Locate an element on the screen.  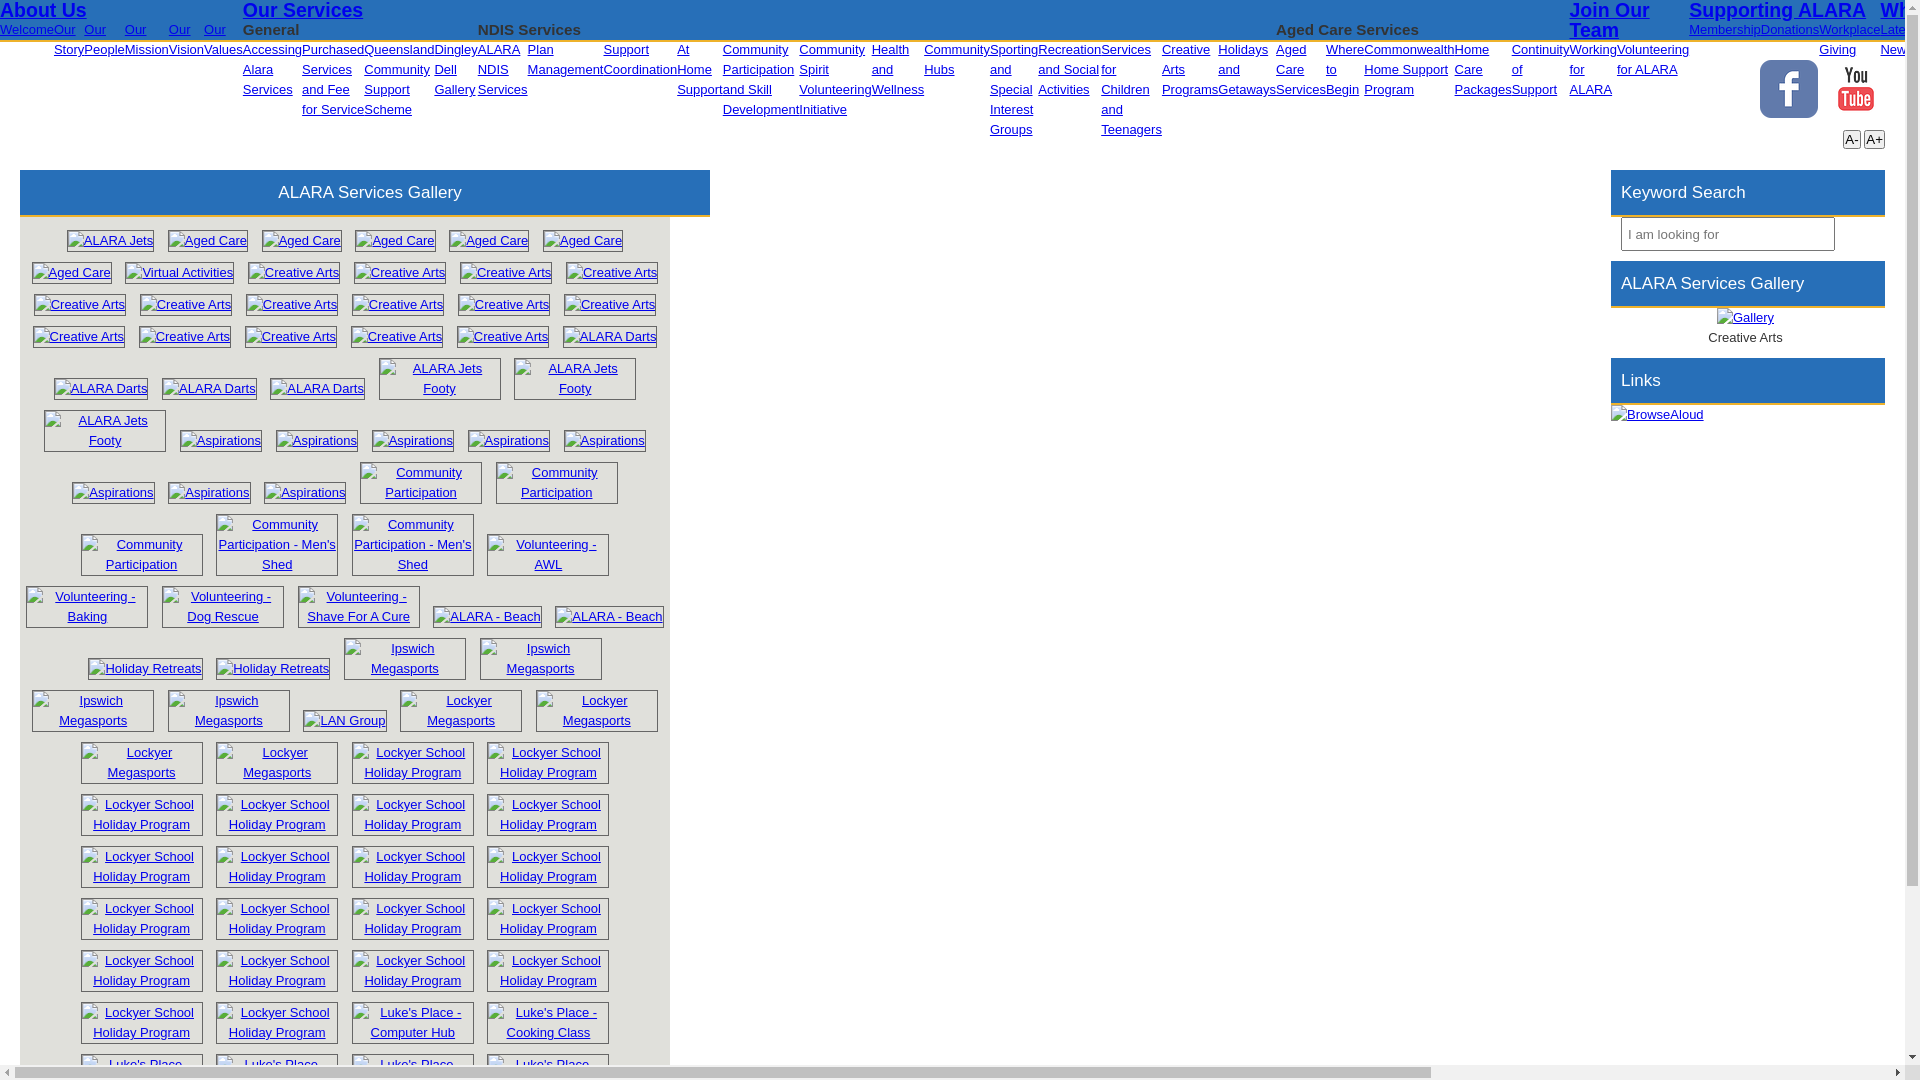
'Volunteering - Dog Rescue' is located at coordinates (222, 615).